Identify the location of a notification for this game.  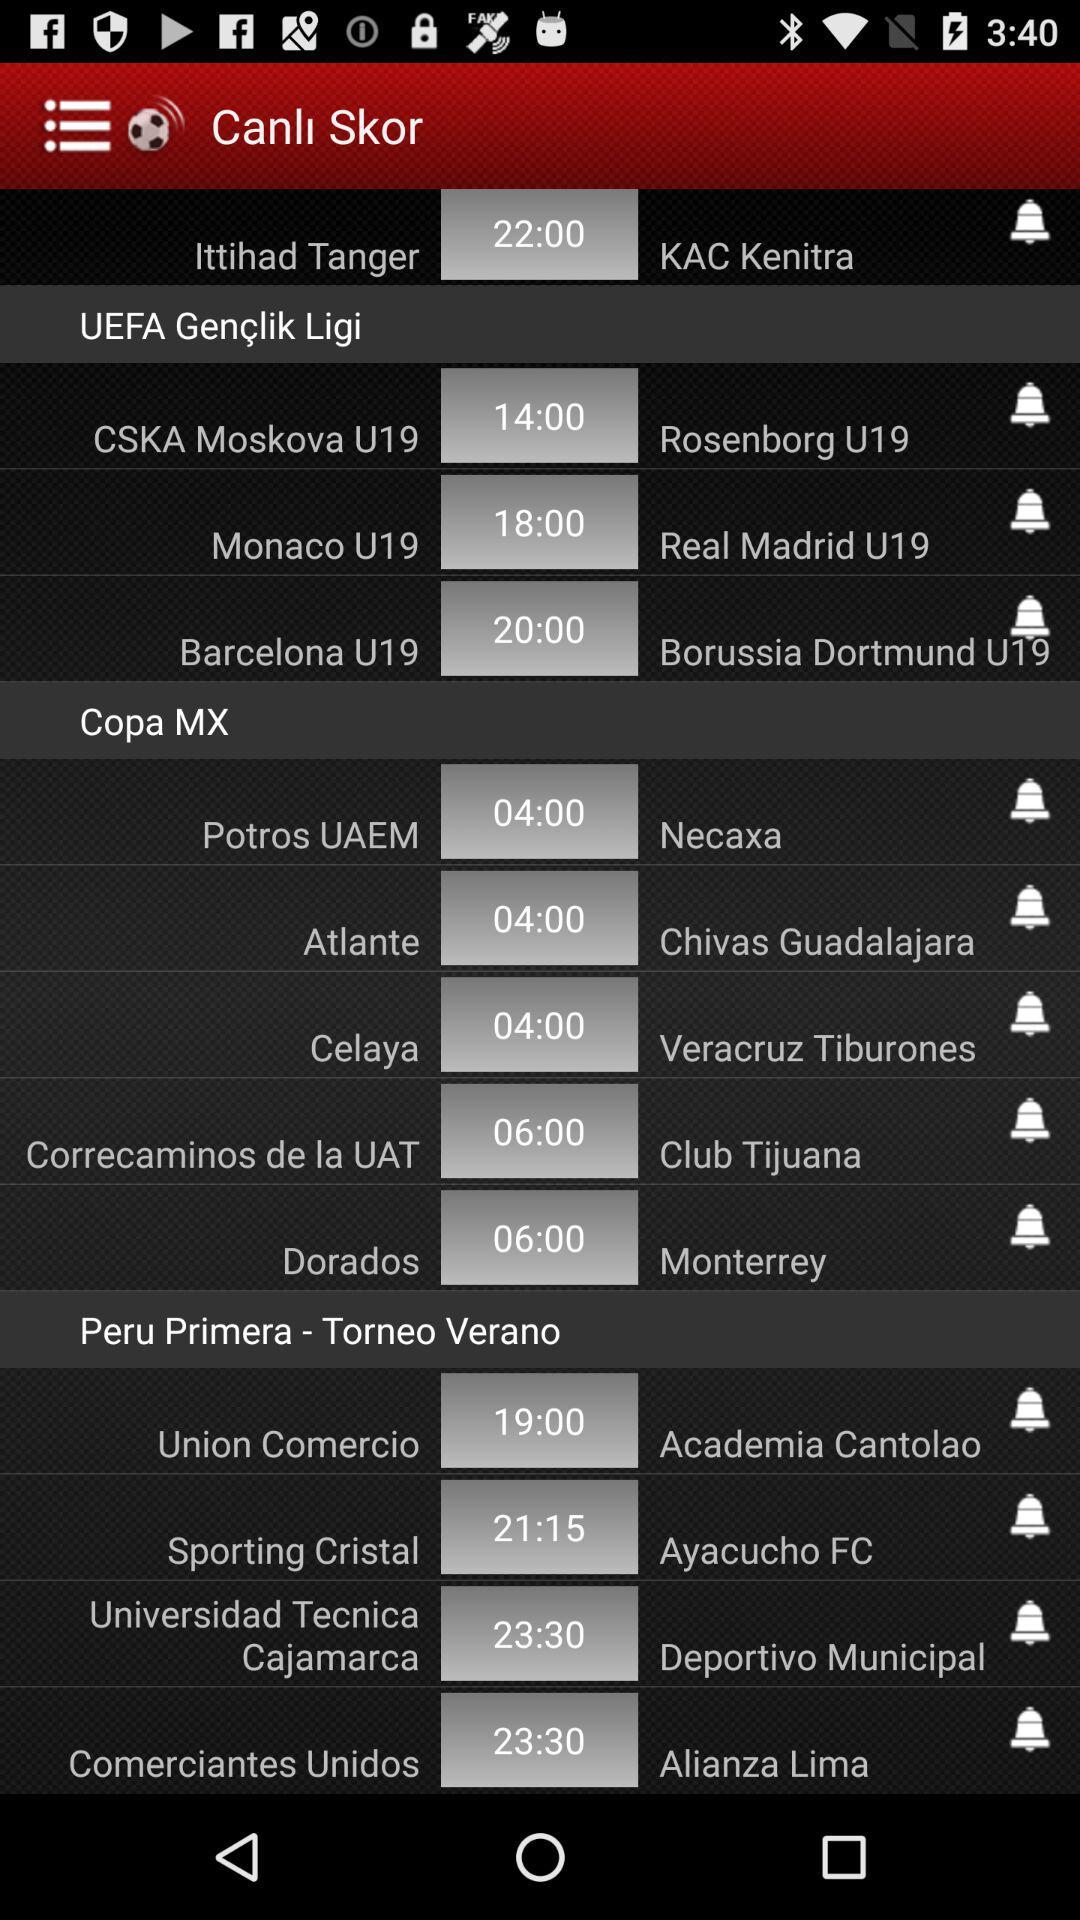
(1029, 1728).